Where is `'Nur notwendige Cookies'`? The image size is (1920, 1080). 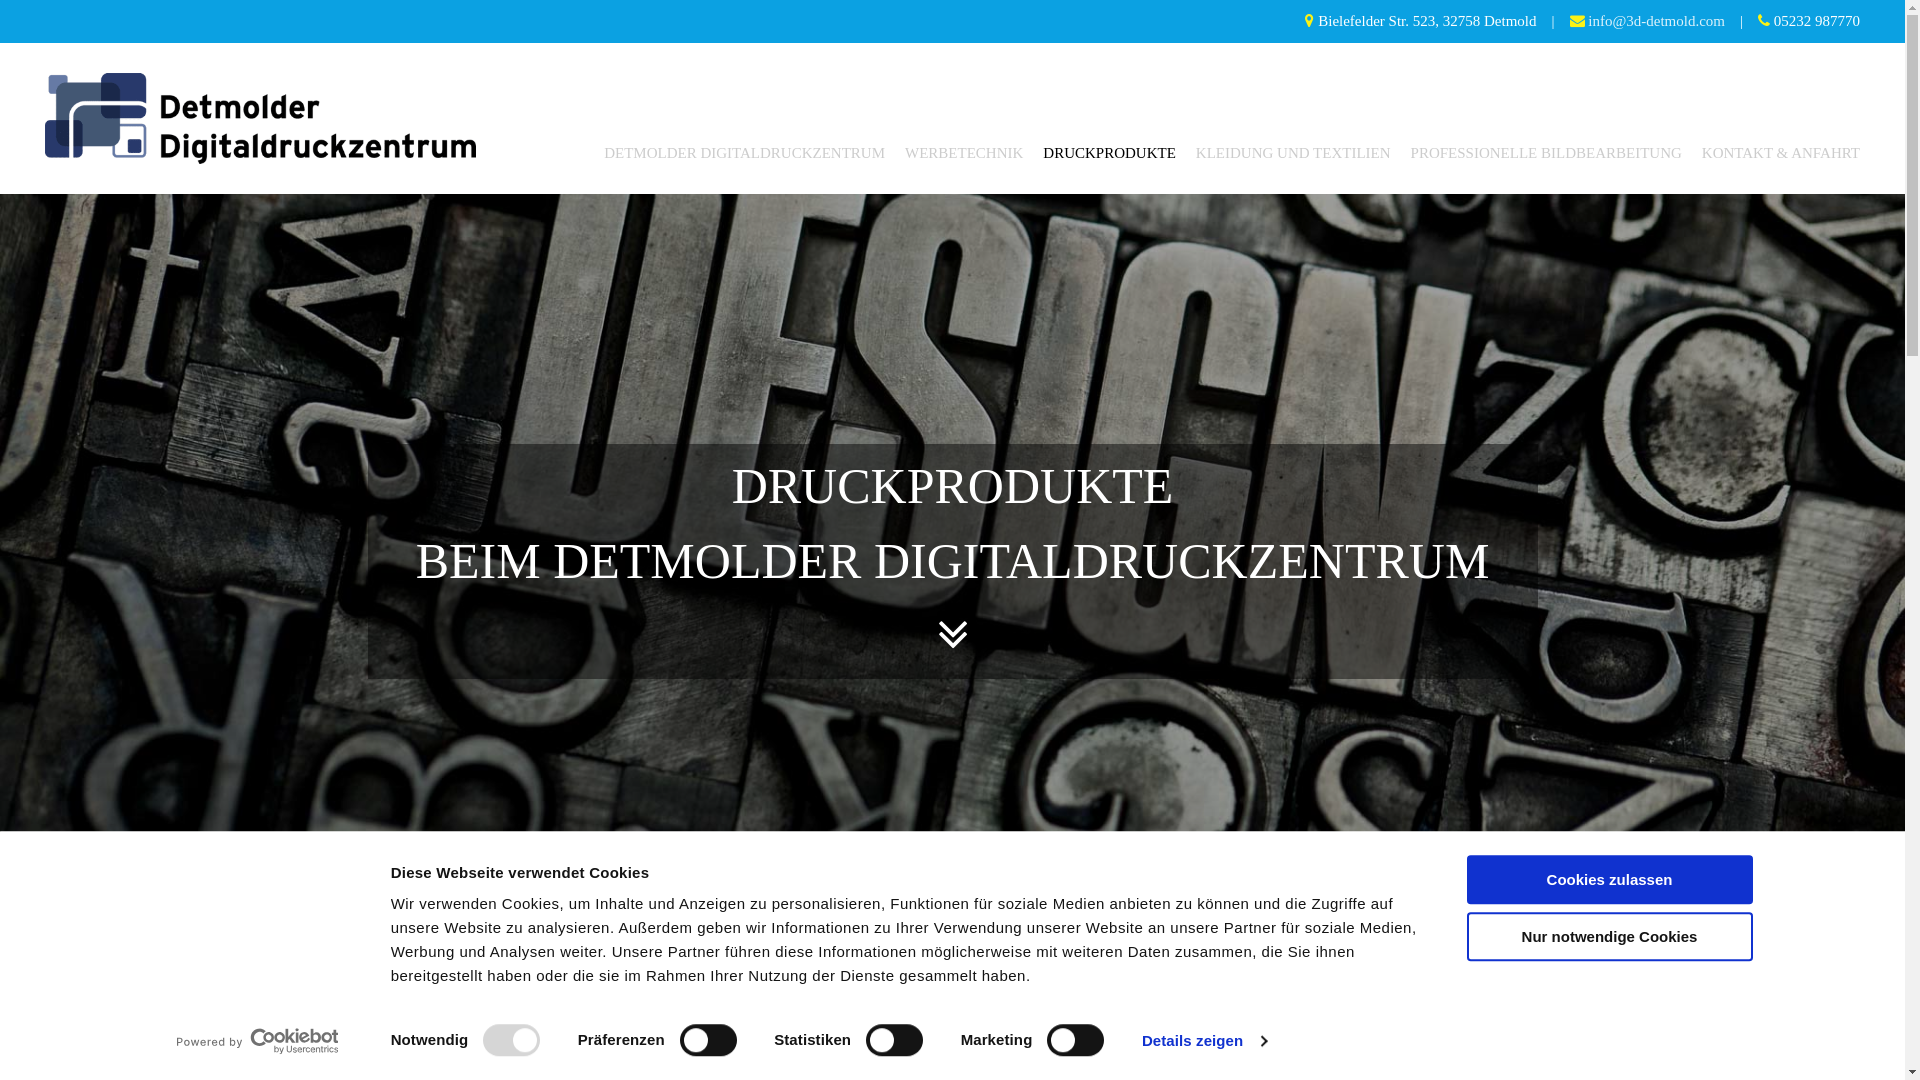
'Nur notwendige Cookies' is located at coordinates (1465, 936).